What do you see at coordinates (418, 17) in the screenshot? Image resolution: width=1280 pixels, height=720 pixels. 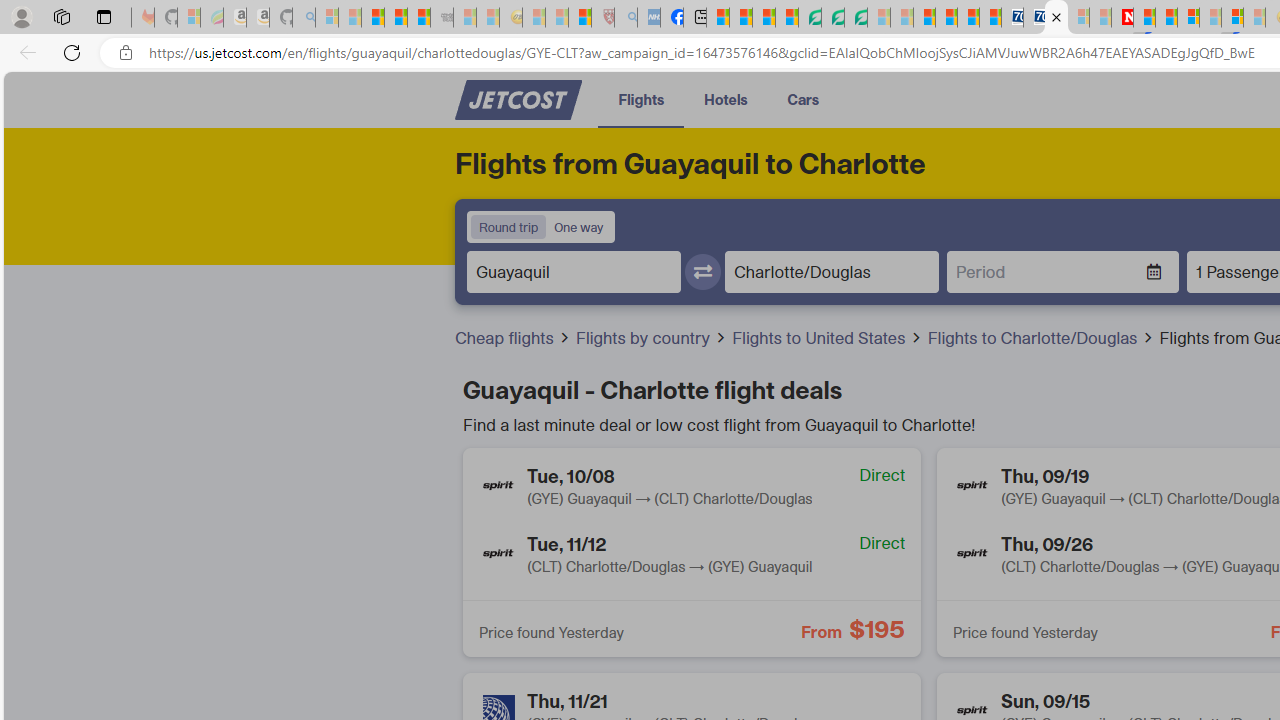 I see `'New Report Confirms 2023 Was Record Hot | Watch'` at bounding box center [418, 17].